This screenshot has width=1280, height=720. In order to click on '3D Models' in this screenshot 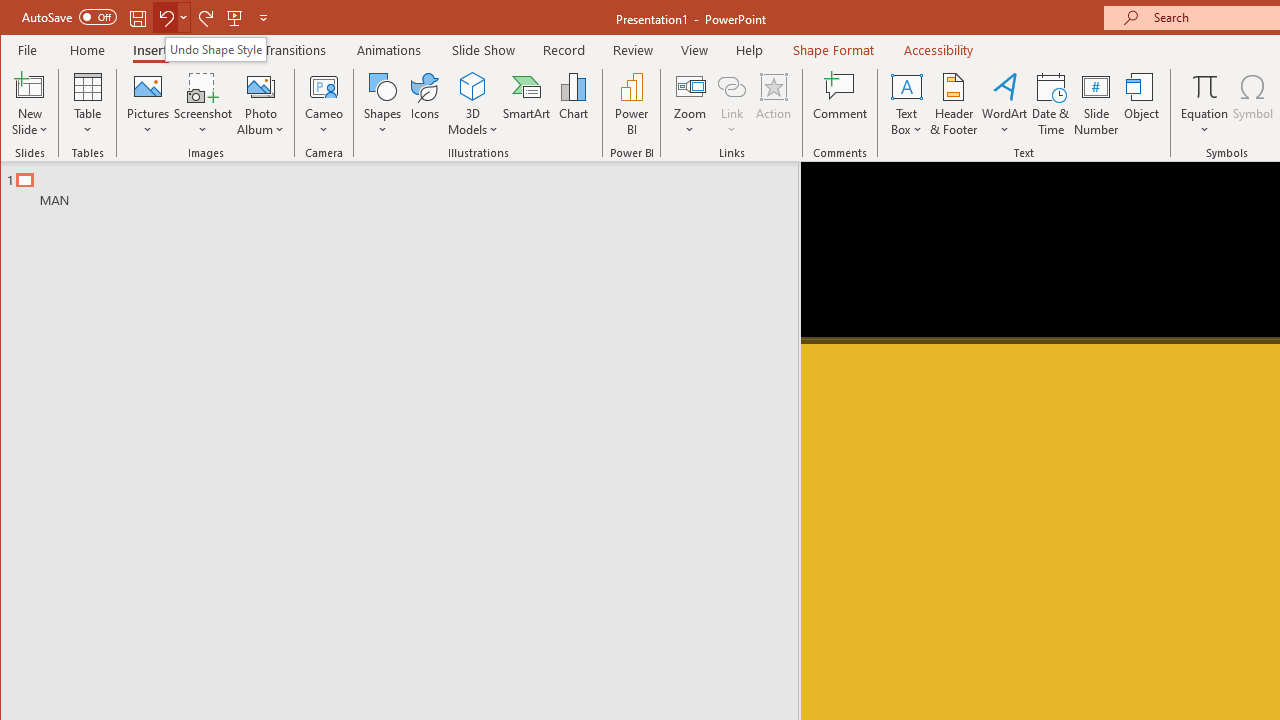, I will do `click(471, 85)`.